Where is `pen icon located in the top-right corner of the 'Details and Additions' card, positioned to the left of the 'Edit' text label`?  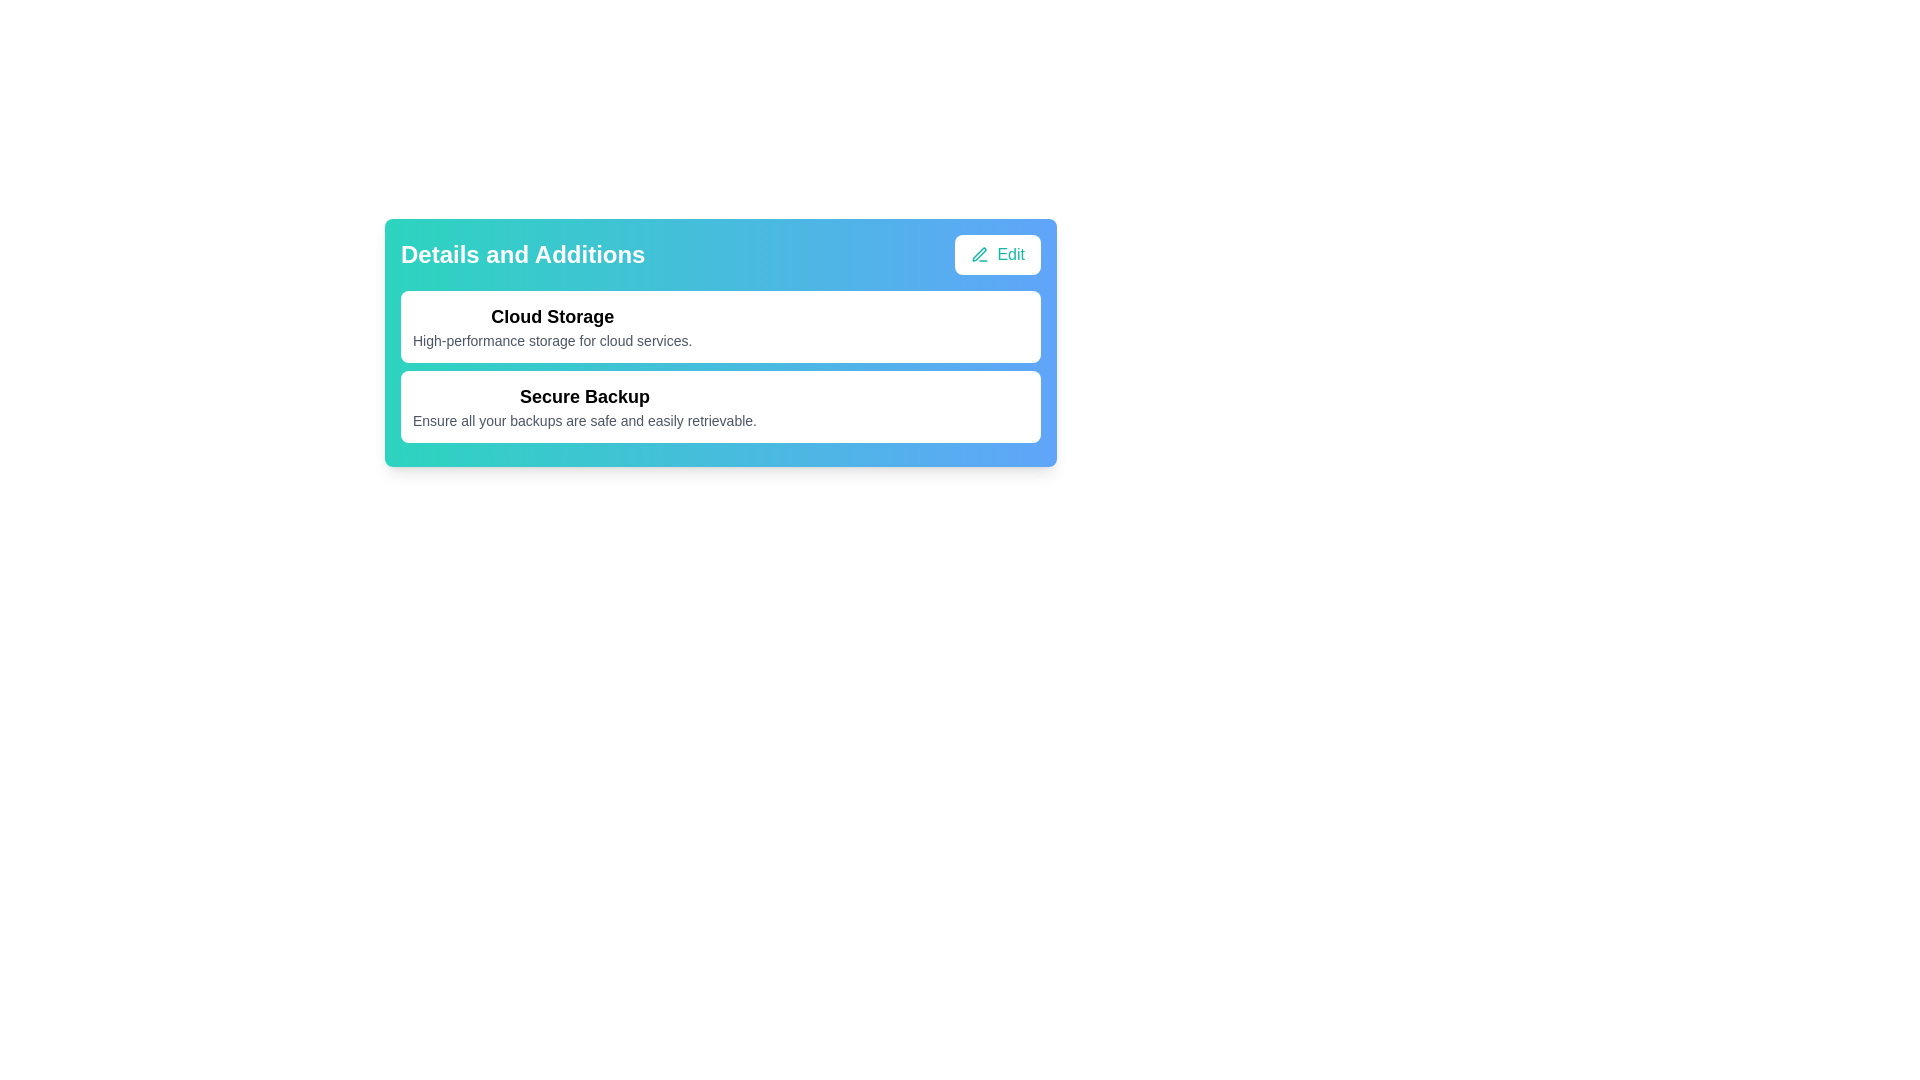
pen icon located in the top-right corner of the 'Details and Additions' card, positioned to the left of the 'Edit' text label is located at coordinates (979, 253).